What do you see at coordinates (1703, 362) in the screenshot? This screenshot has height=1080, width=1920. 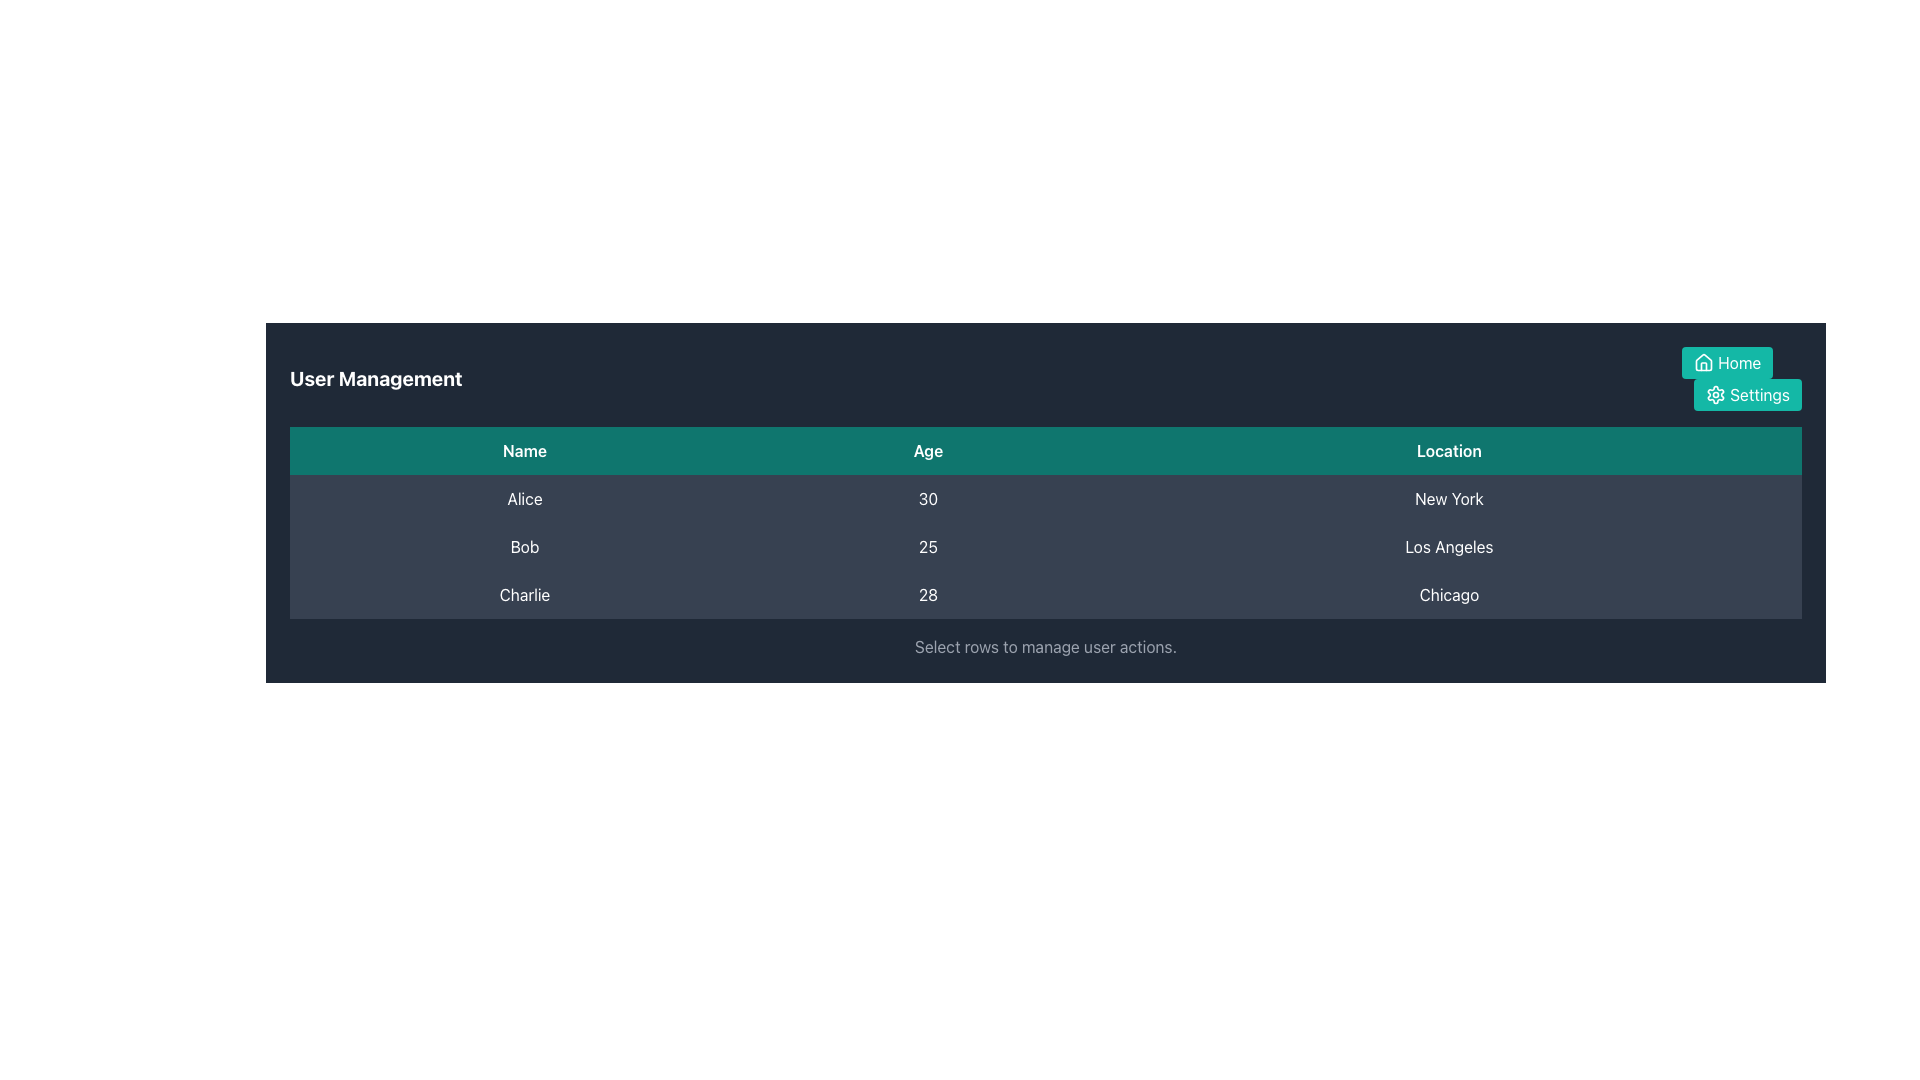 I see `the decorative icon within the 'Home' button located in the top-right corner of the interface` at bounding box center [1703, 362].